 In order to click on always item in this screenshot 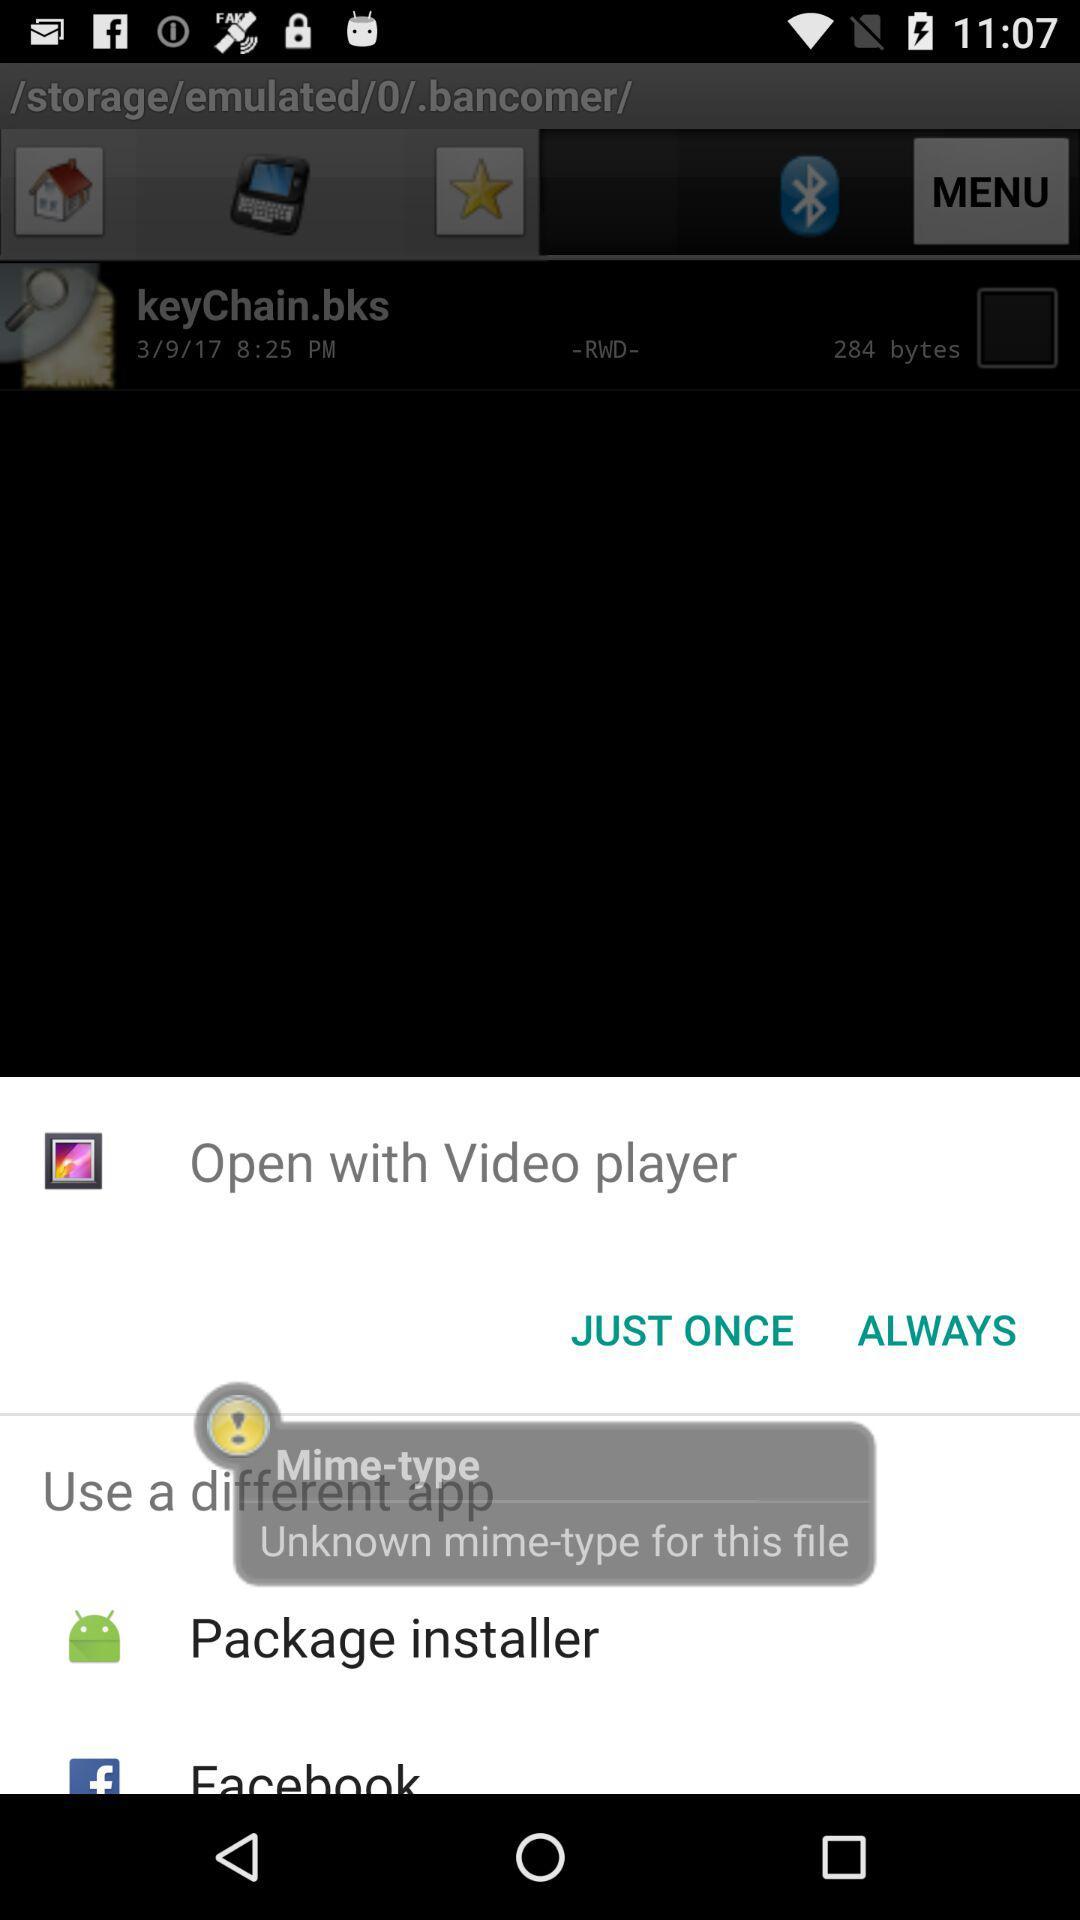, I will do `click(937, 1329)`.